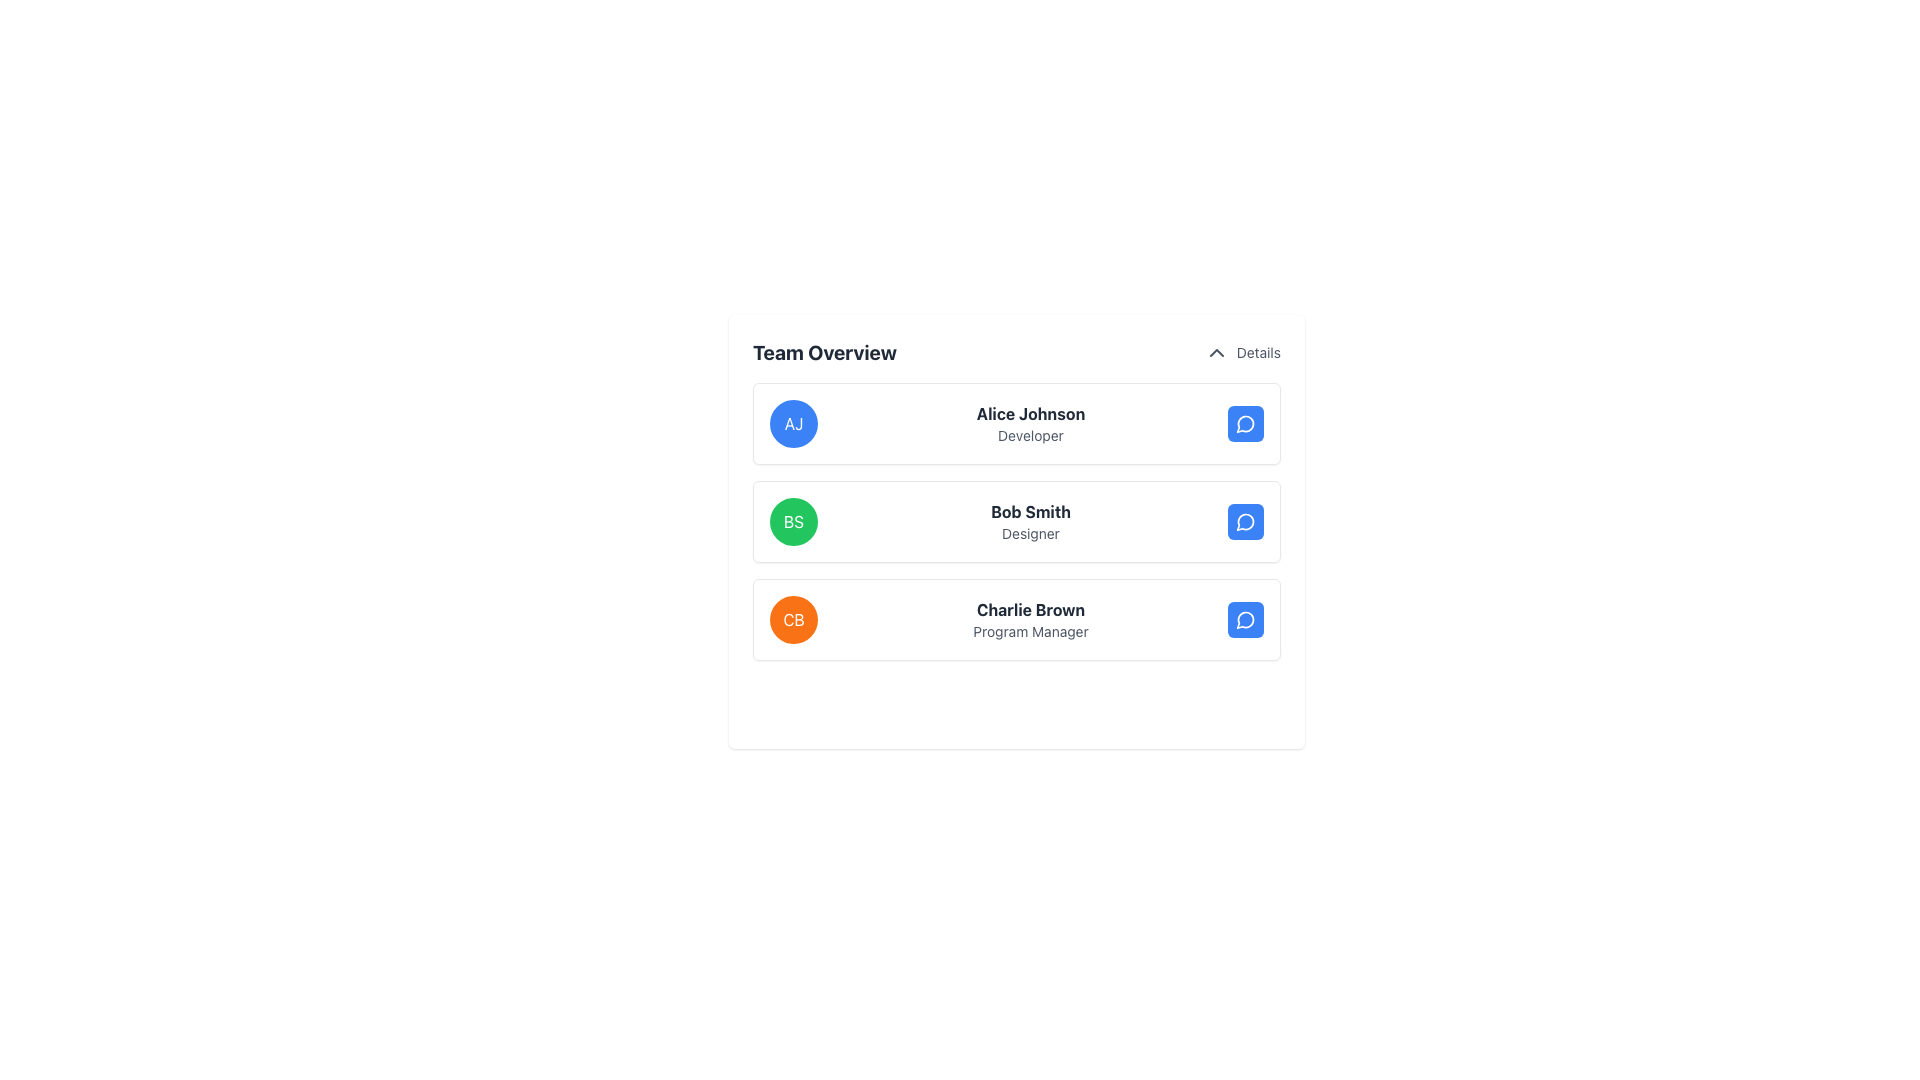 The height and width of the screenshot is (1080, 1920). I want to click on the second speech bubble icon in the 'Team Overview' module for Bob Smith, so click(1245, 520).